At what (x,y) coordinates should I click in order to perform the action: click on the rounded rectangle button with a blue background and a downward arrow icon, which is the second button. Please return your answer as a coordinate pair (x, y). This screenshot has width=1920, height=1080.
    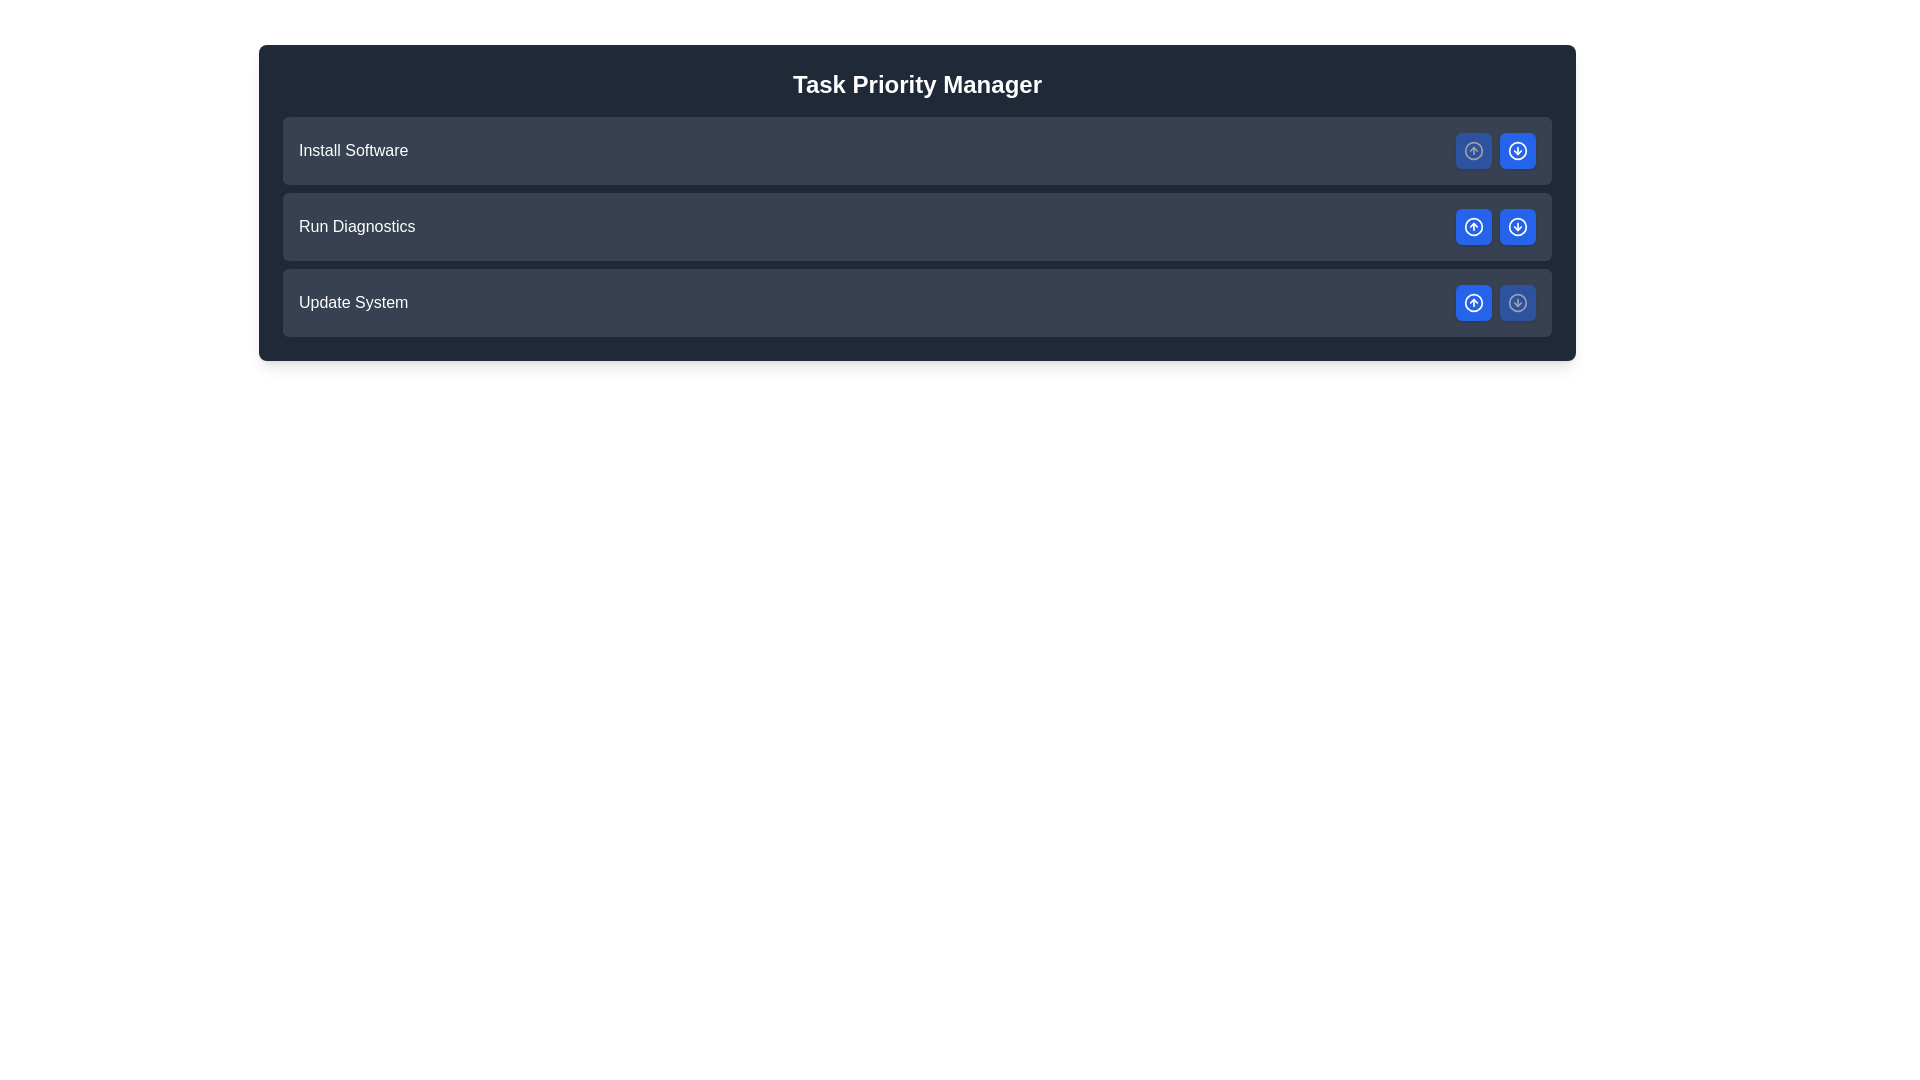
    Looking at the image, I should click on (1517, 226).